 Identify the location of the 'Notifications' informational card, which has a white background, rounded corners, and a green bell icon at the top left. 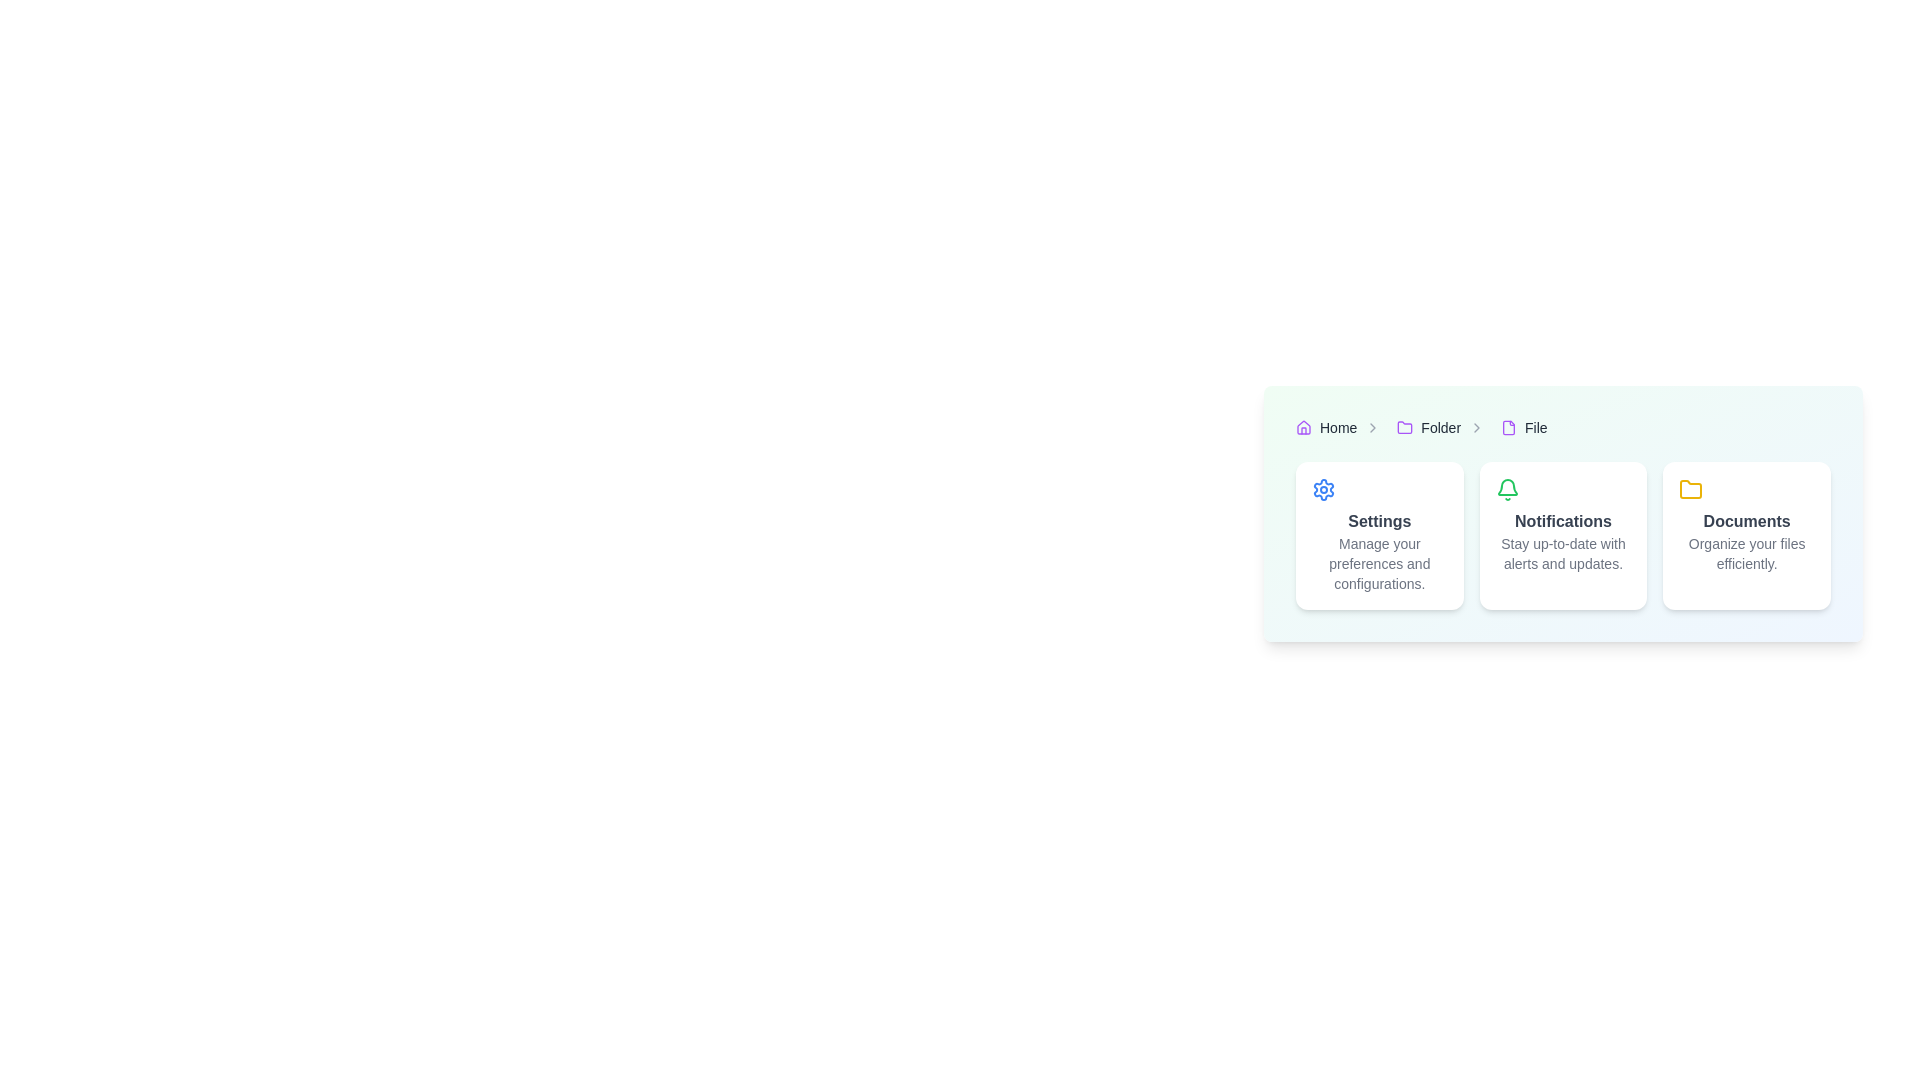
(1562, 535).